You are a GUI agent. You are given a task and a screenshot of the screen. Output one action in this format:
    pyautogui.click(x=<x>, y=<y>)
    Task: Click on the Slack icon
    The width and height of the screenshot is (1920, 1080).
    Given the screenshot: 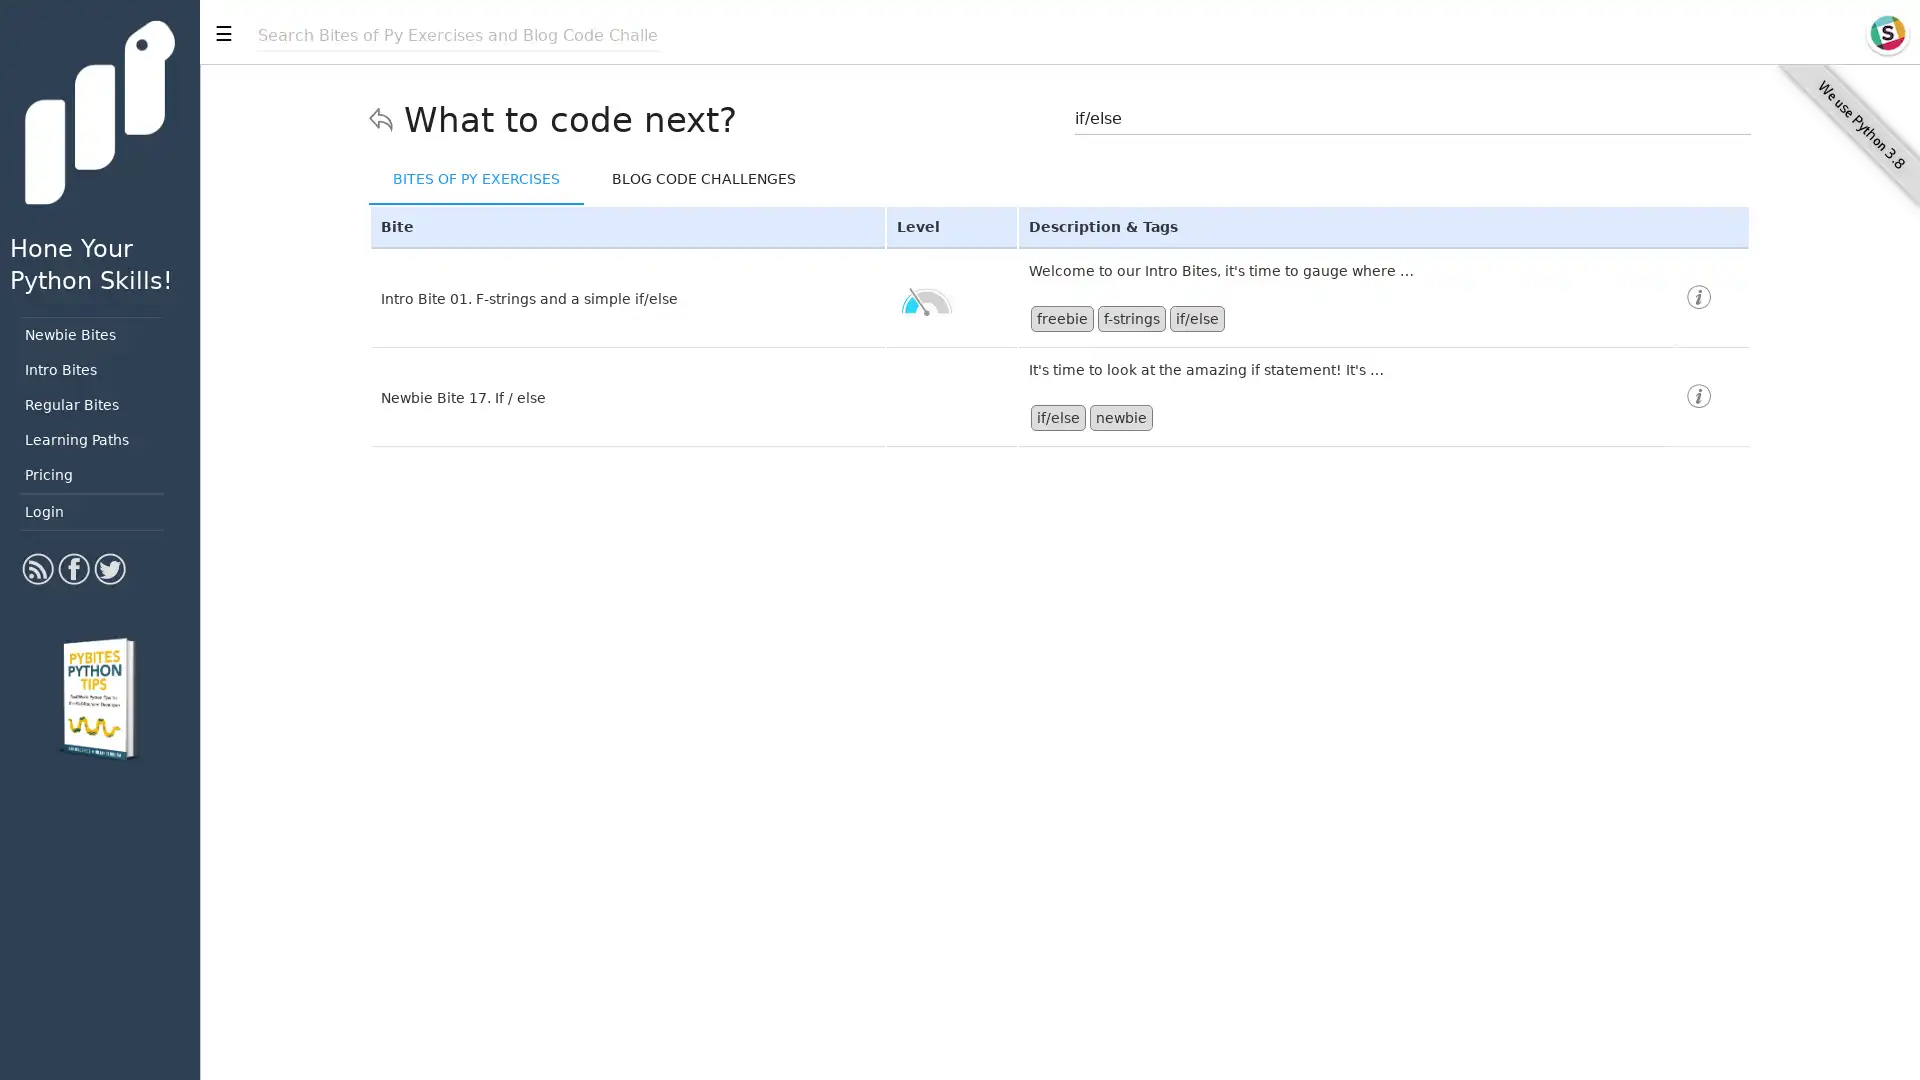 What is the action you would take?
    pyautogui.click(x=1886, y=33)
    